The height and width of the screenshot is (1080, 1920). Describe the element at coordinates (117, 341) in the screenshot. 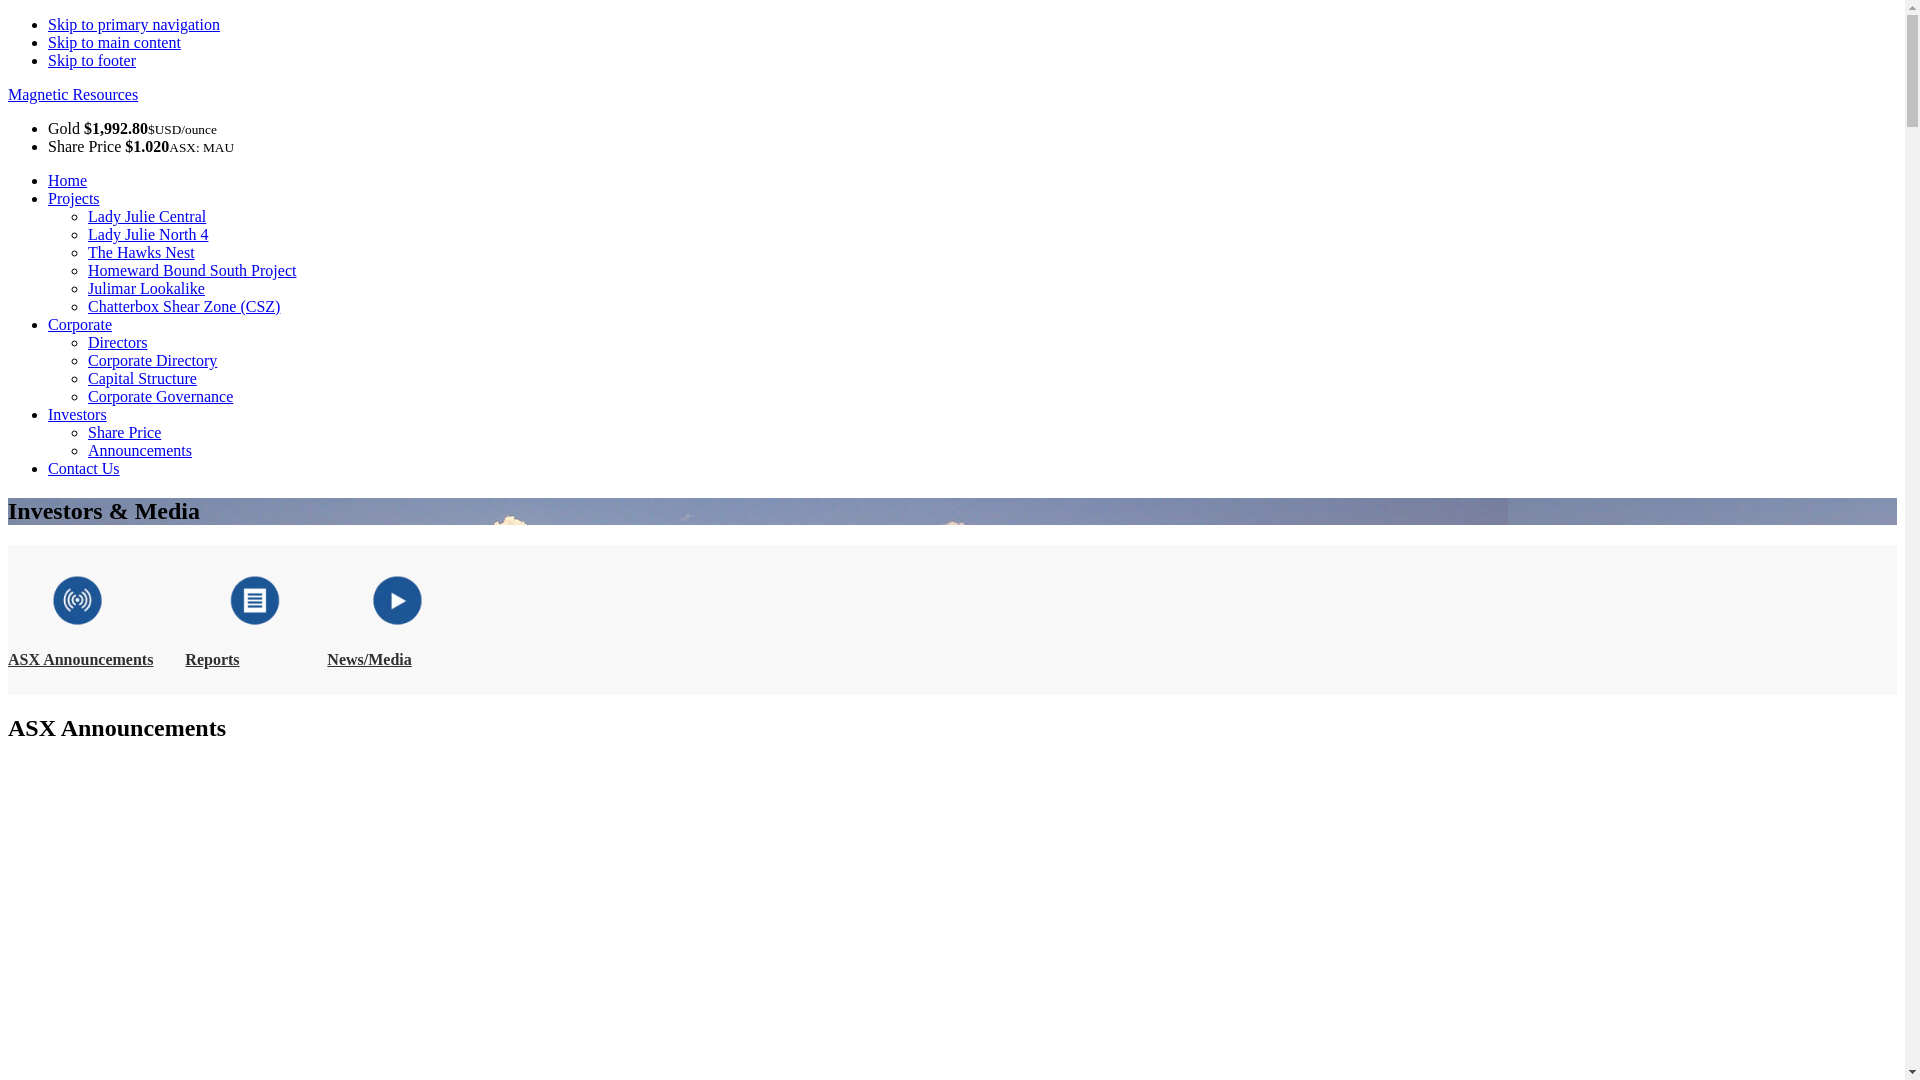

I see `'Directors'` at that location.